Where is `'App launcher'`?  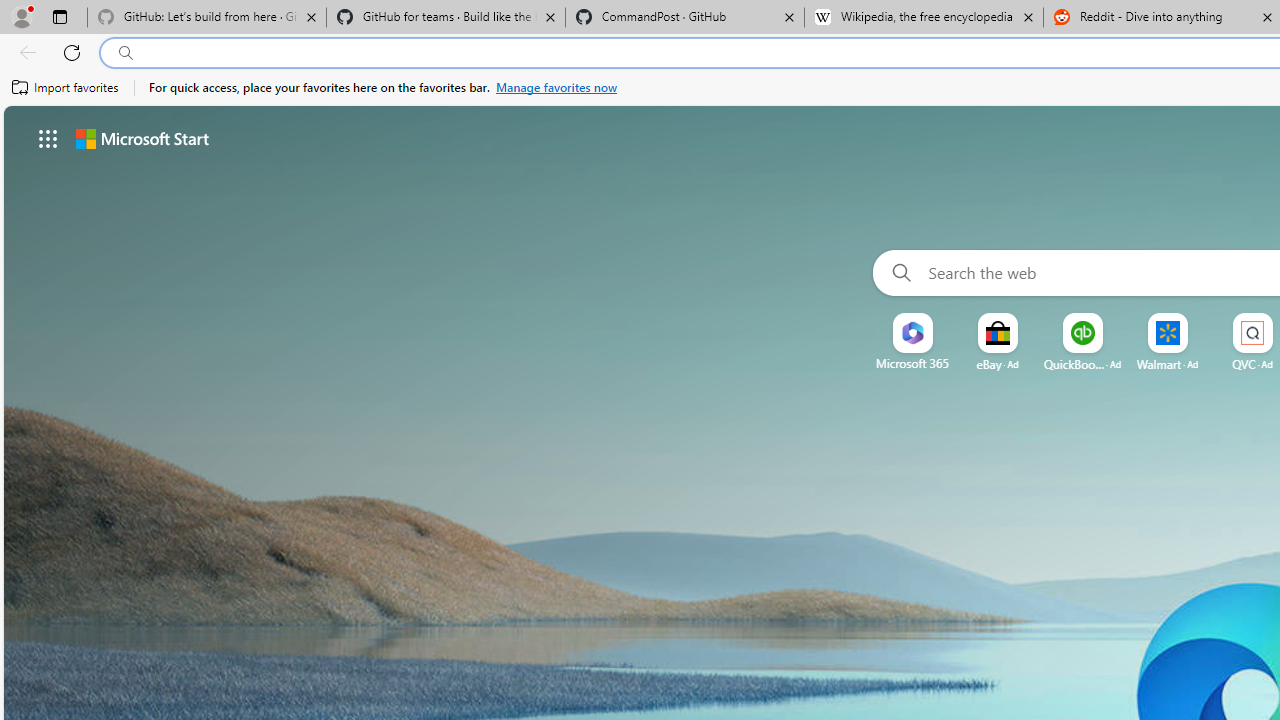 'App launcher' is located at coordinates (48, 137).